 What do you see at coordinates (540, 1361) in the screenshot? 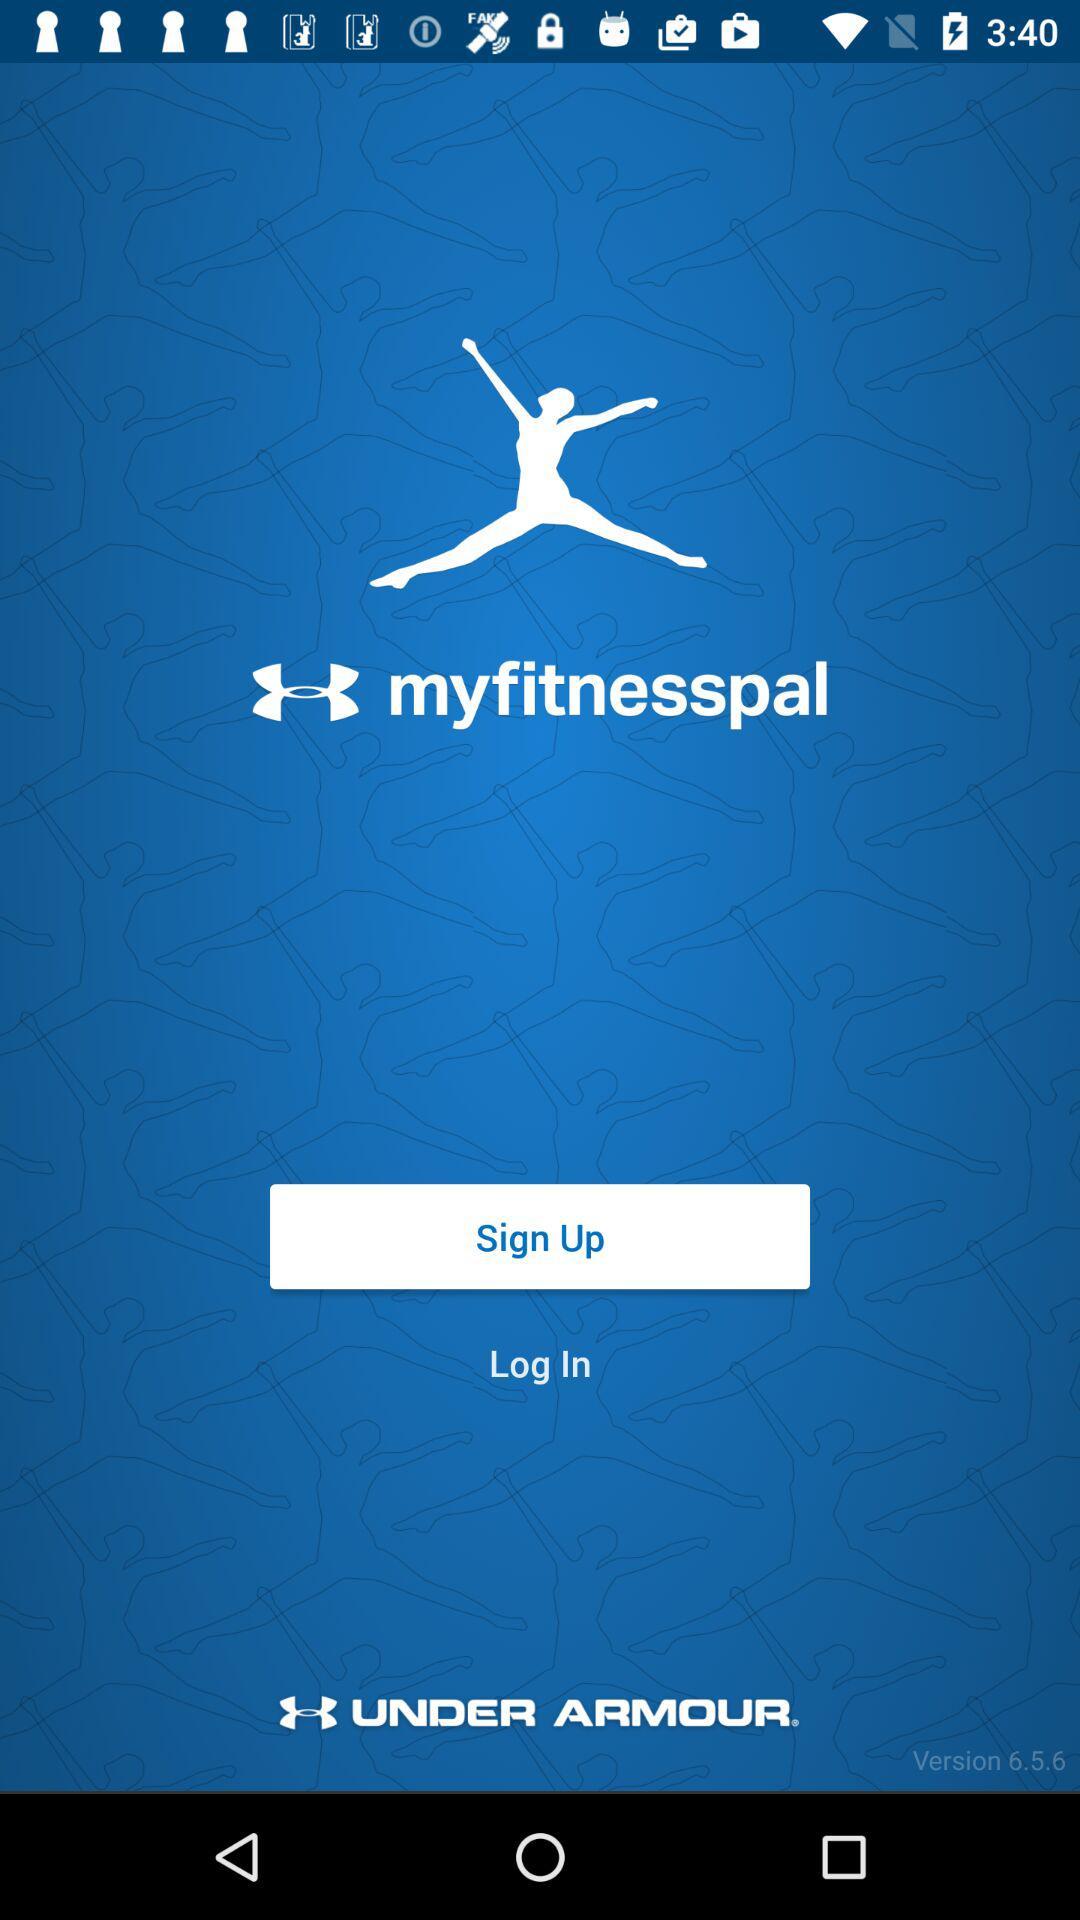
I see `the log in` at bounding box center [540, 1361].